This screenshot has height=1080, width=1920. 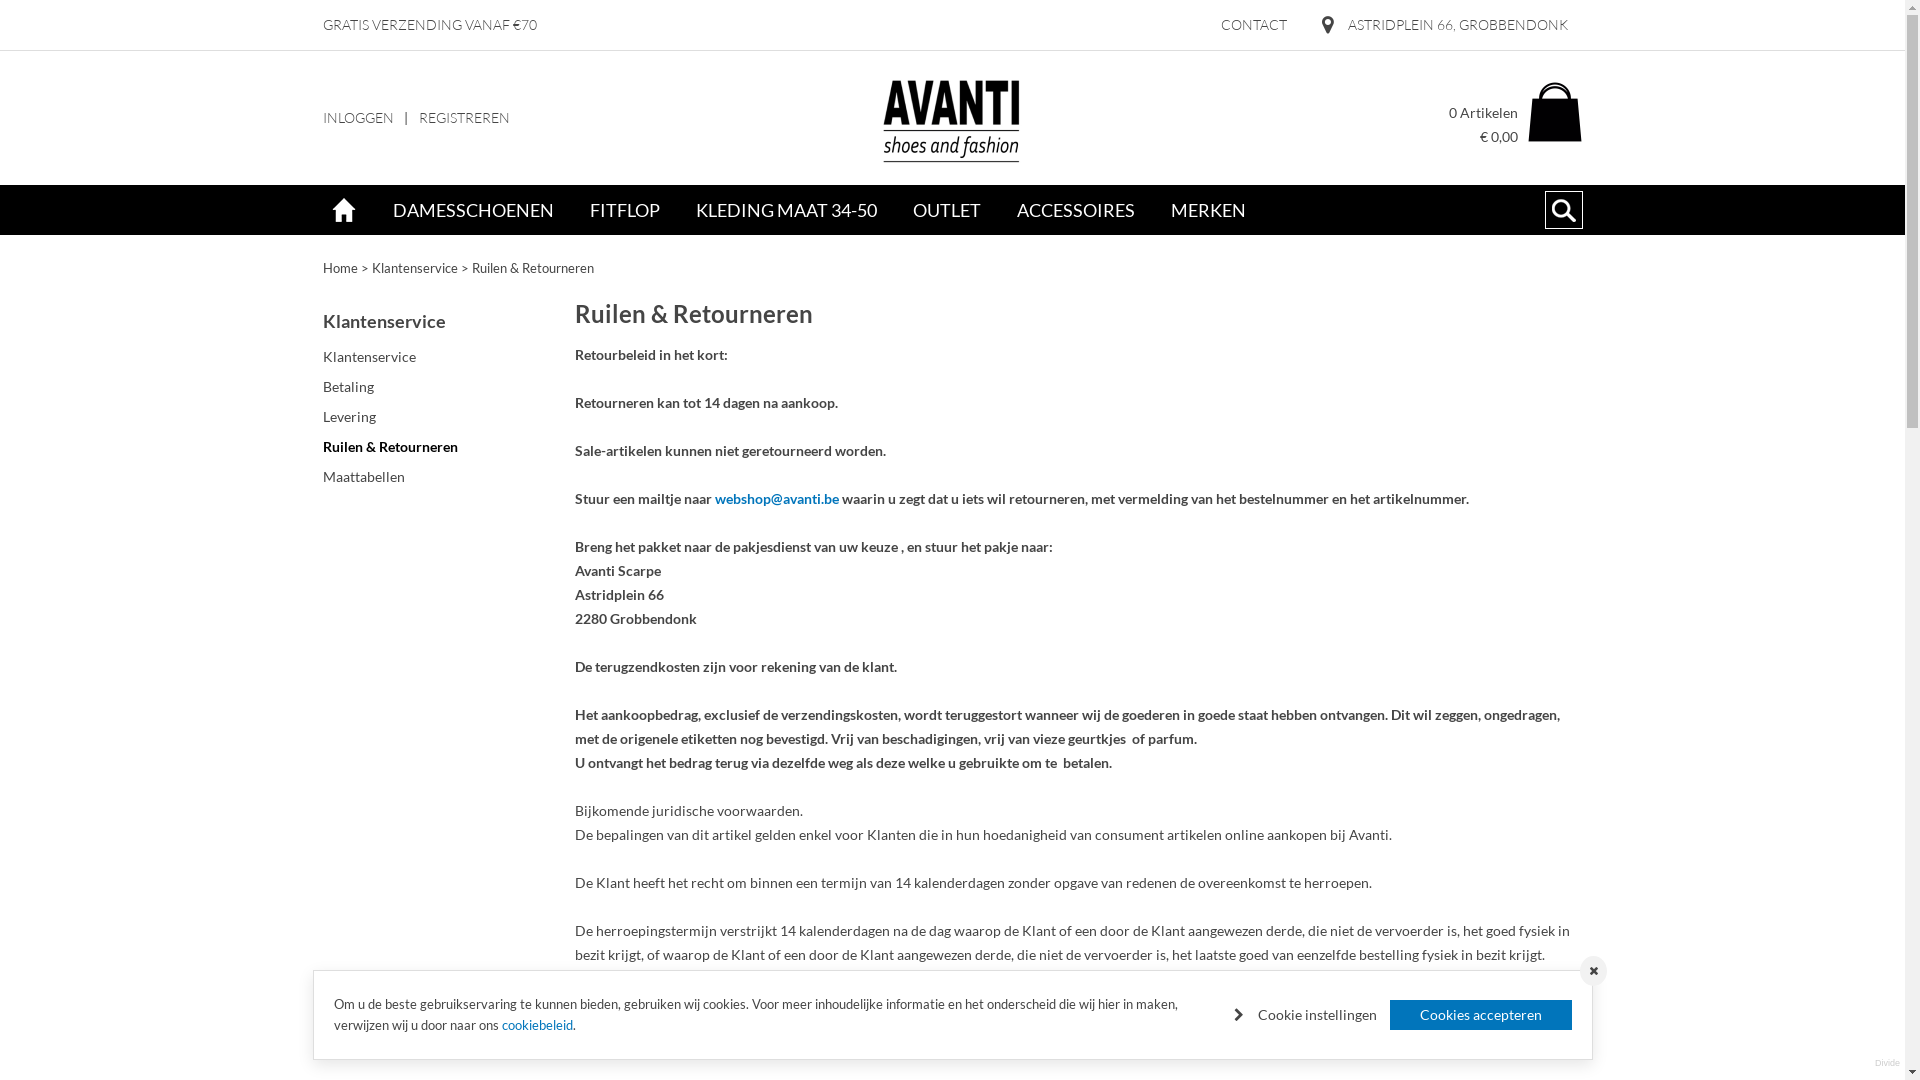 What do you see at coordinates (1481, 1014) in the screenshot?
I see `'Cookies accepteren'` at bounding box center [1481, 1014].